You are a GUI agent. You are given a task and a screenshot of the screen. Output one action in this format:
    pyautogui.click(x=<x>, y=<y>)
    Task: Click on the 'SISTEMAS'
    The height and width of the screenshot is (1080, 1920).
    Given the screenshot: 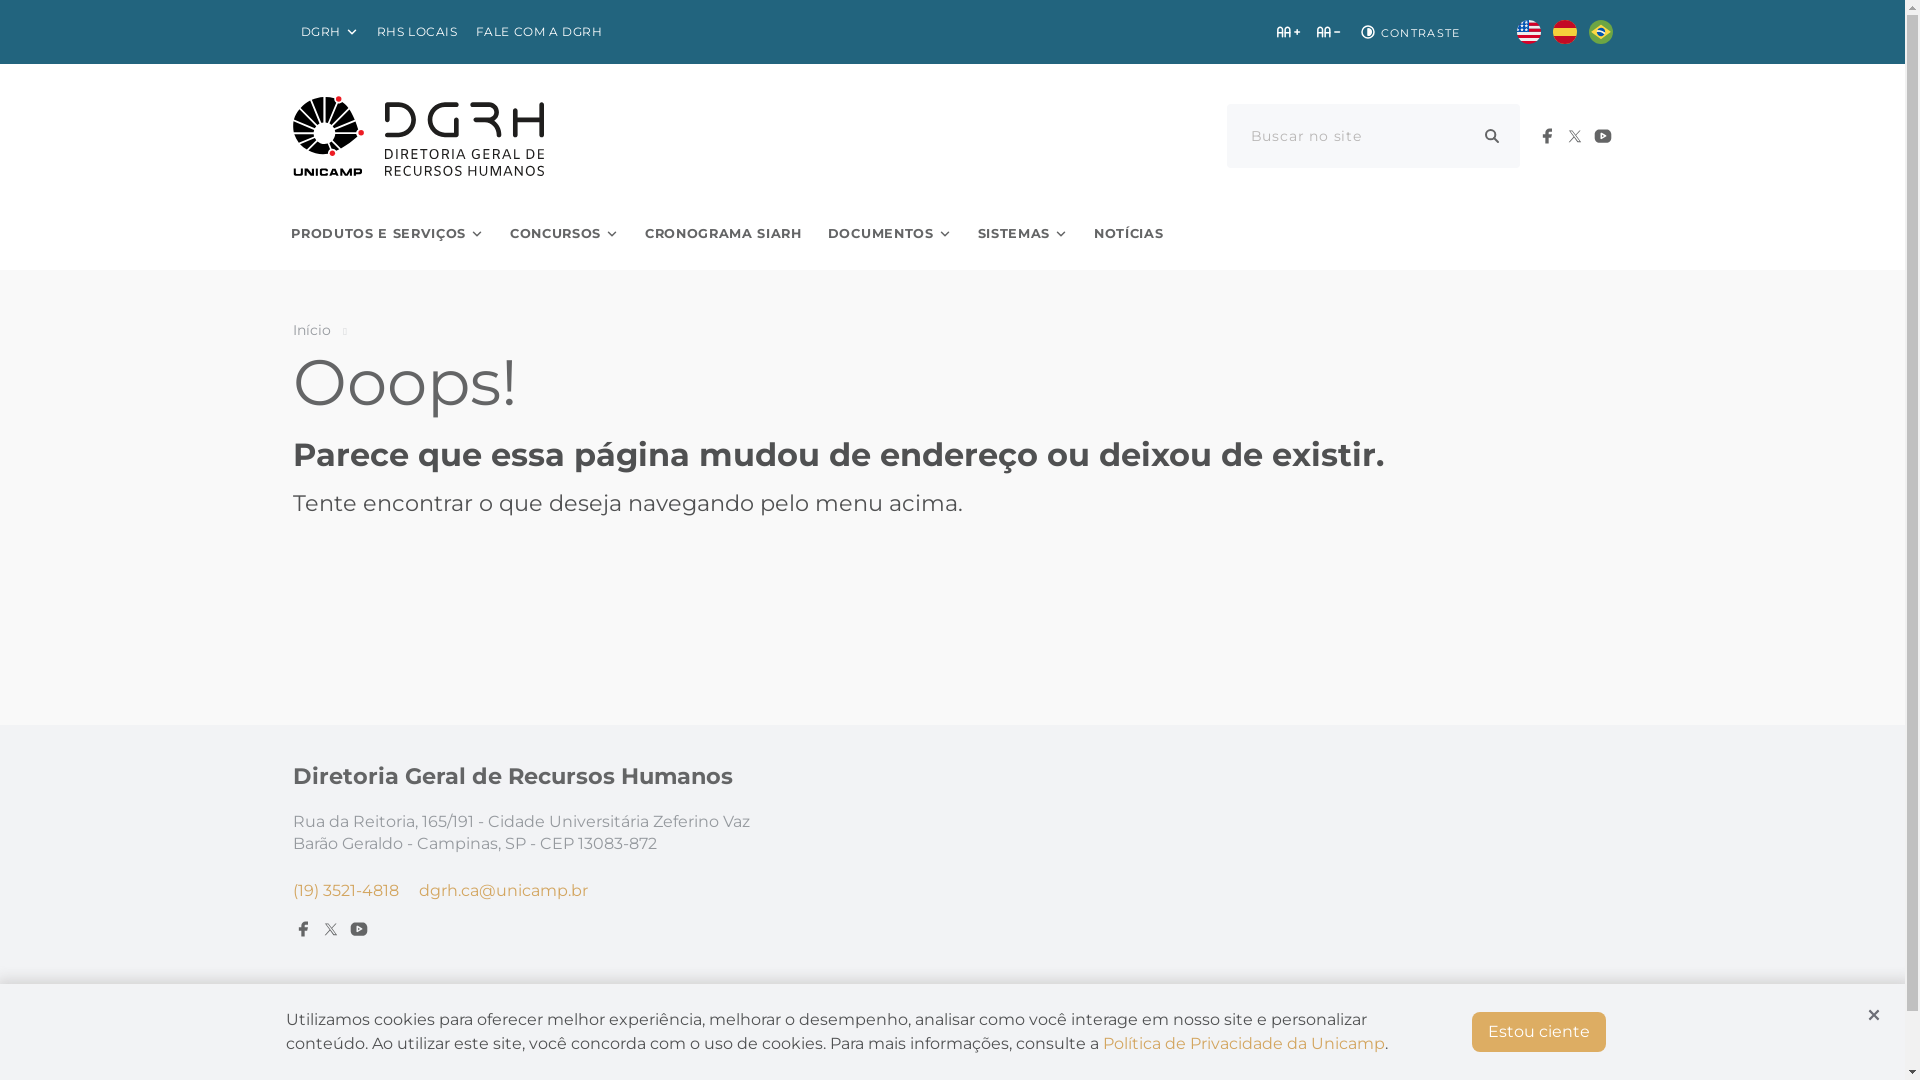 What is the action you would take?
    pyautogui.click(x=1022, y=233)
    